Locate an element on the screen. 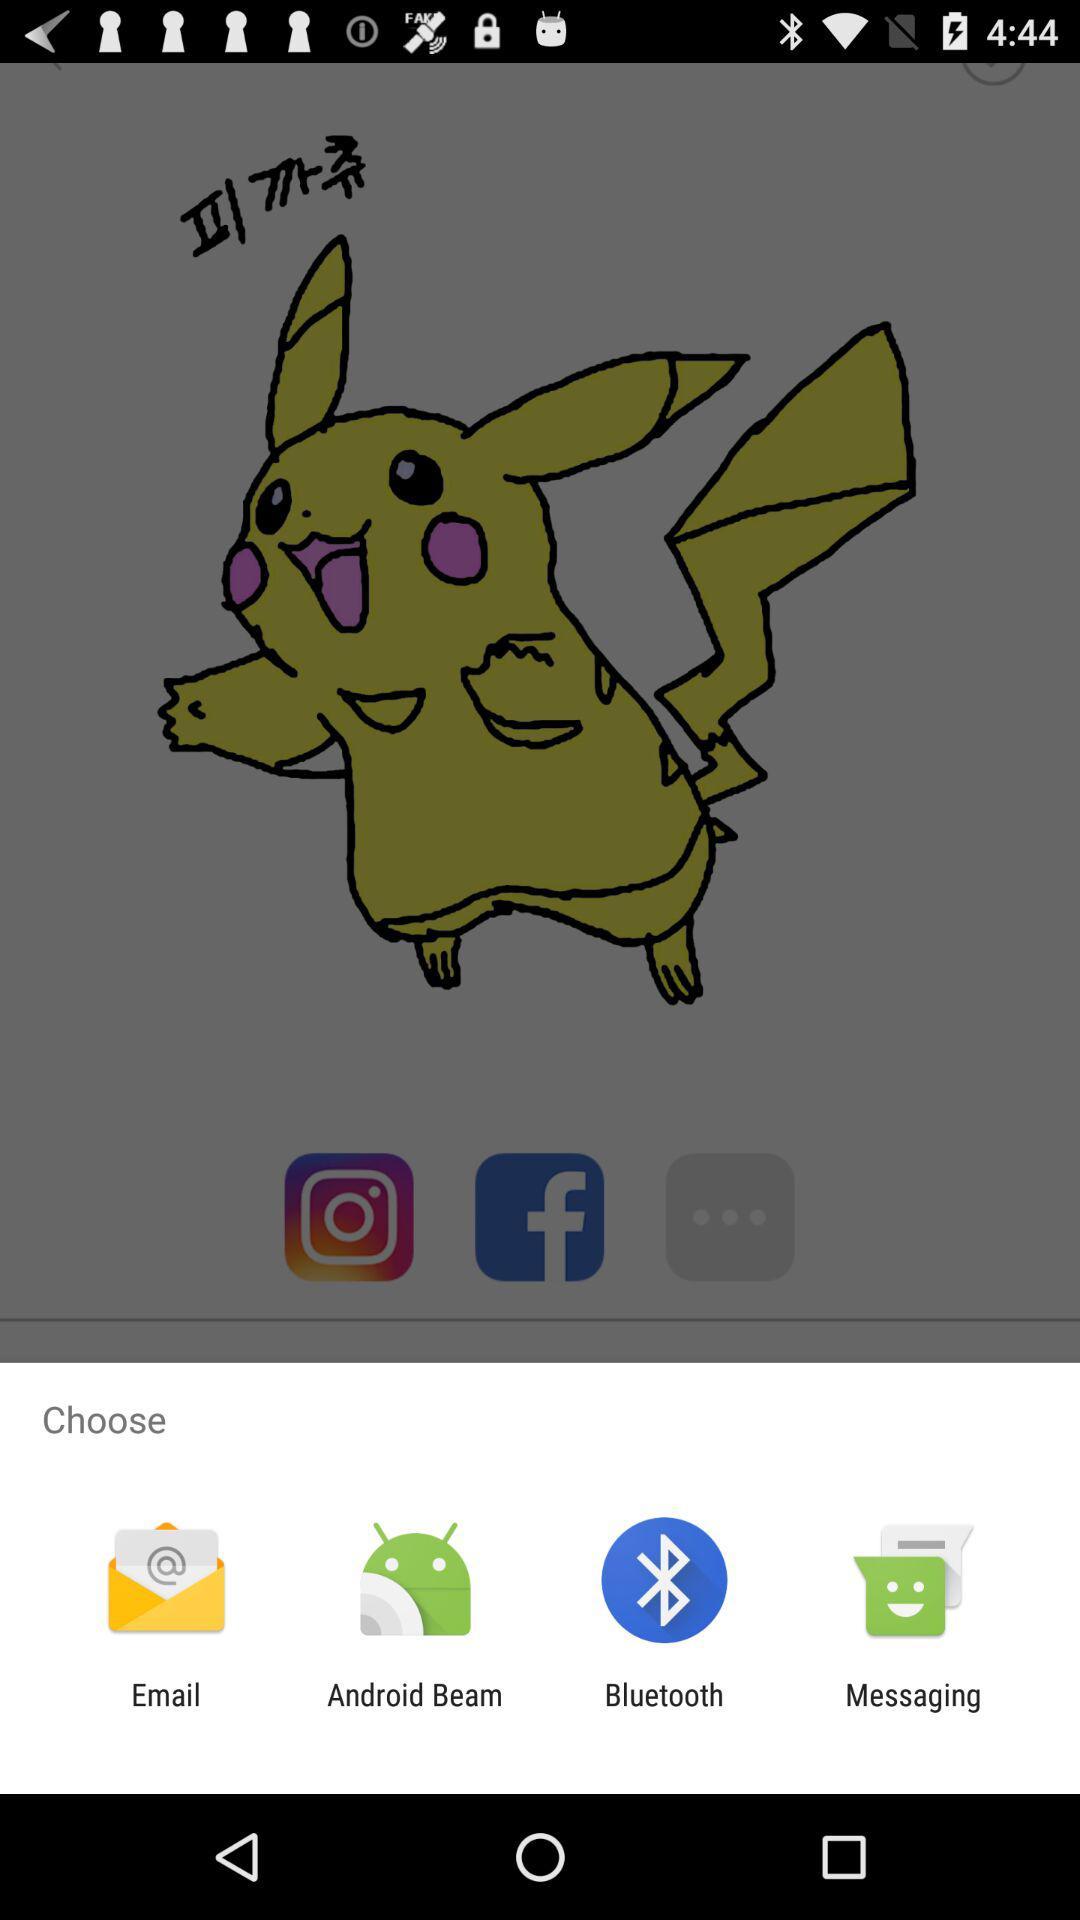 The width and height of the screenshot is (1080, 1920). app next to the android beam icon is located at coordinates (165, 1711).